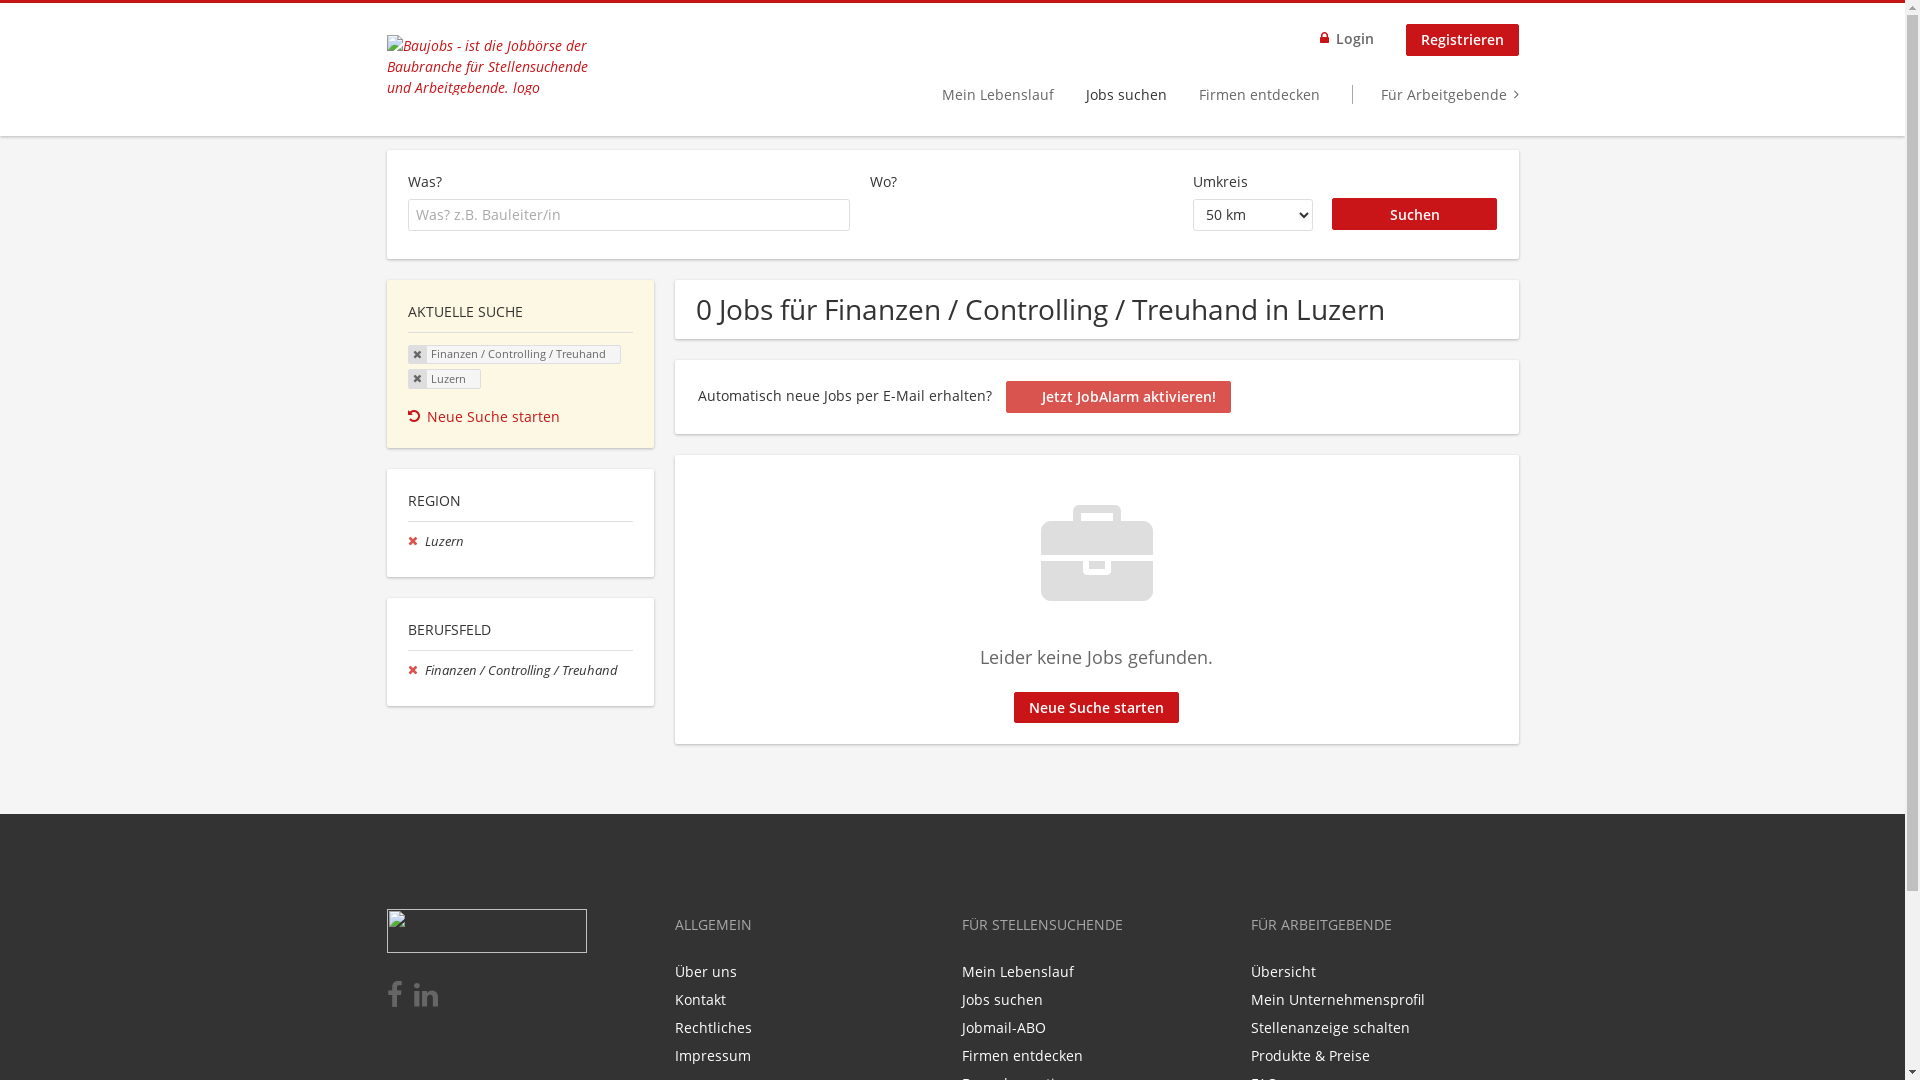 This screenshot has width=1920, height=1080. I want to click on 'Produkte & Preise', so click(1250, 1054).